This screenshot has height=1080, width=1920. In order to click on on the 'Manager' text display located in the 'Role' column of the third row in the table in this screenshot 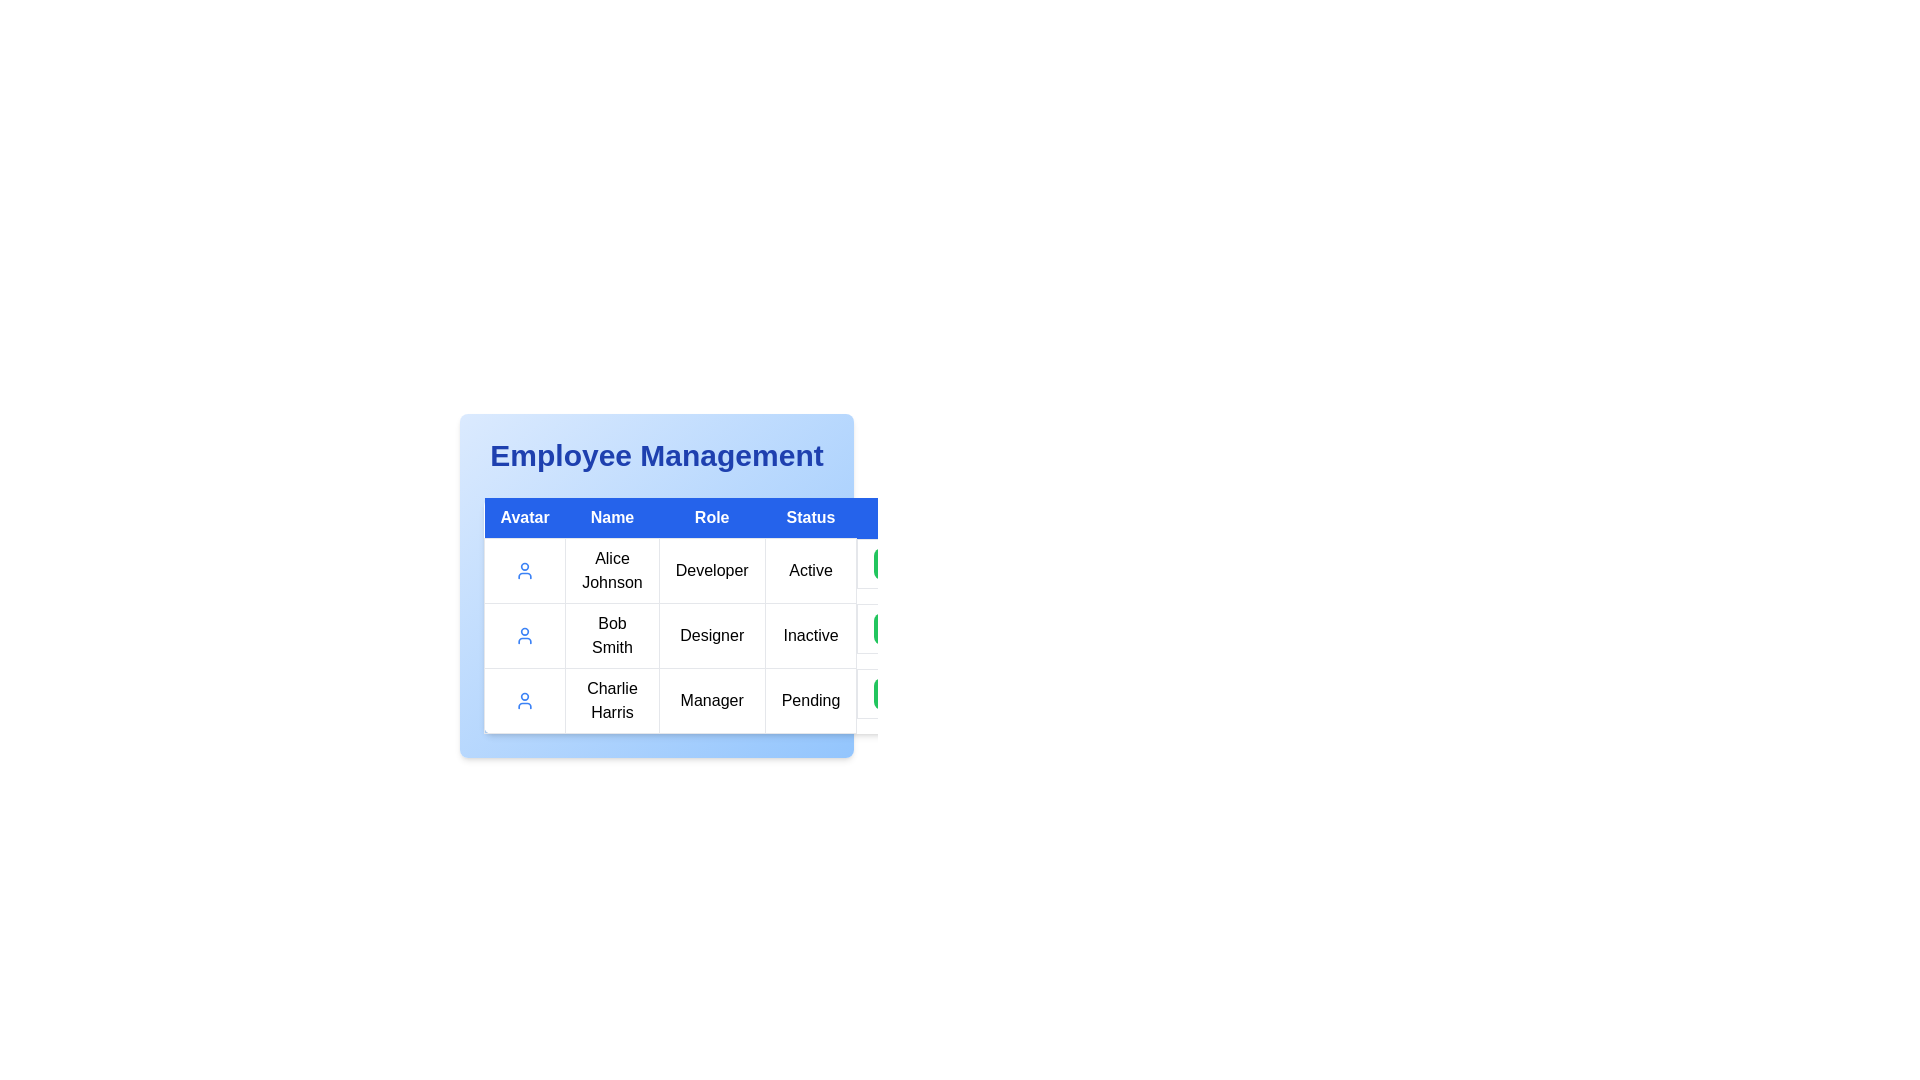, I will do `click(712, 700)`.